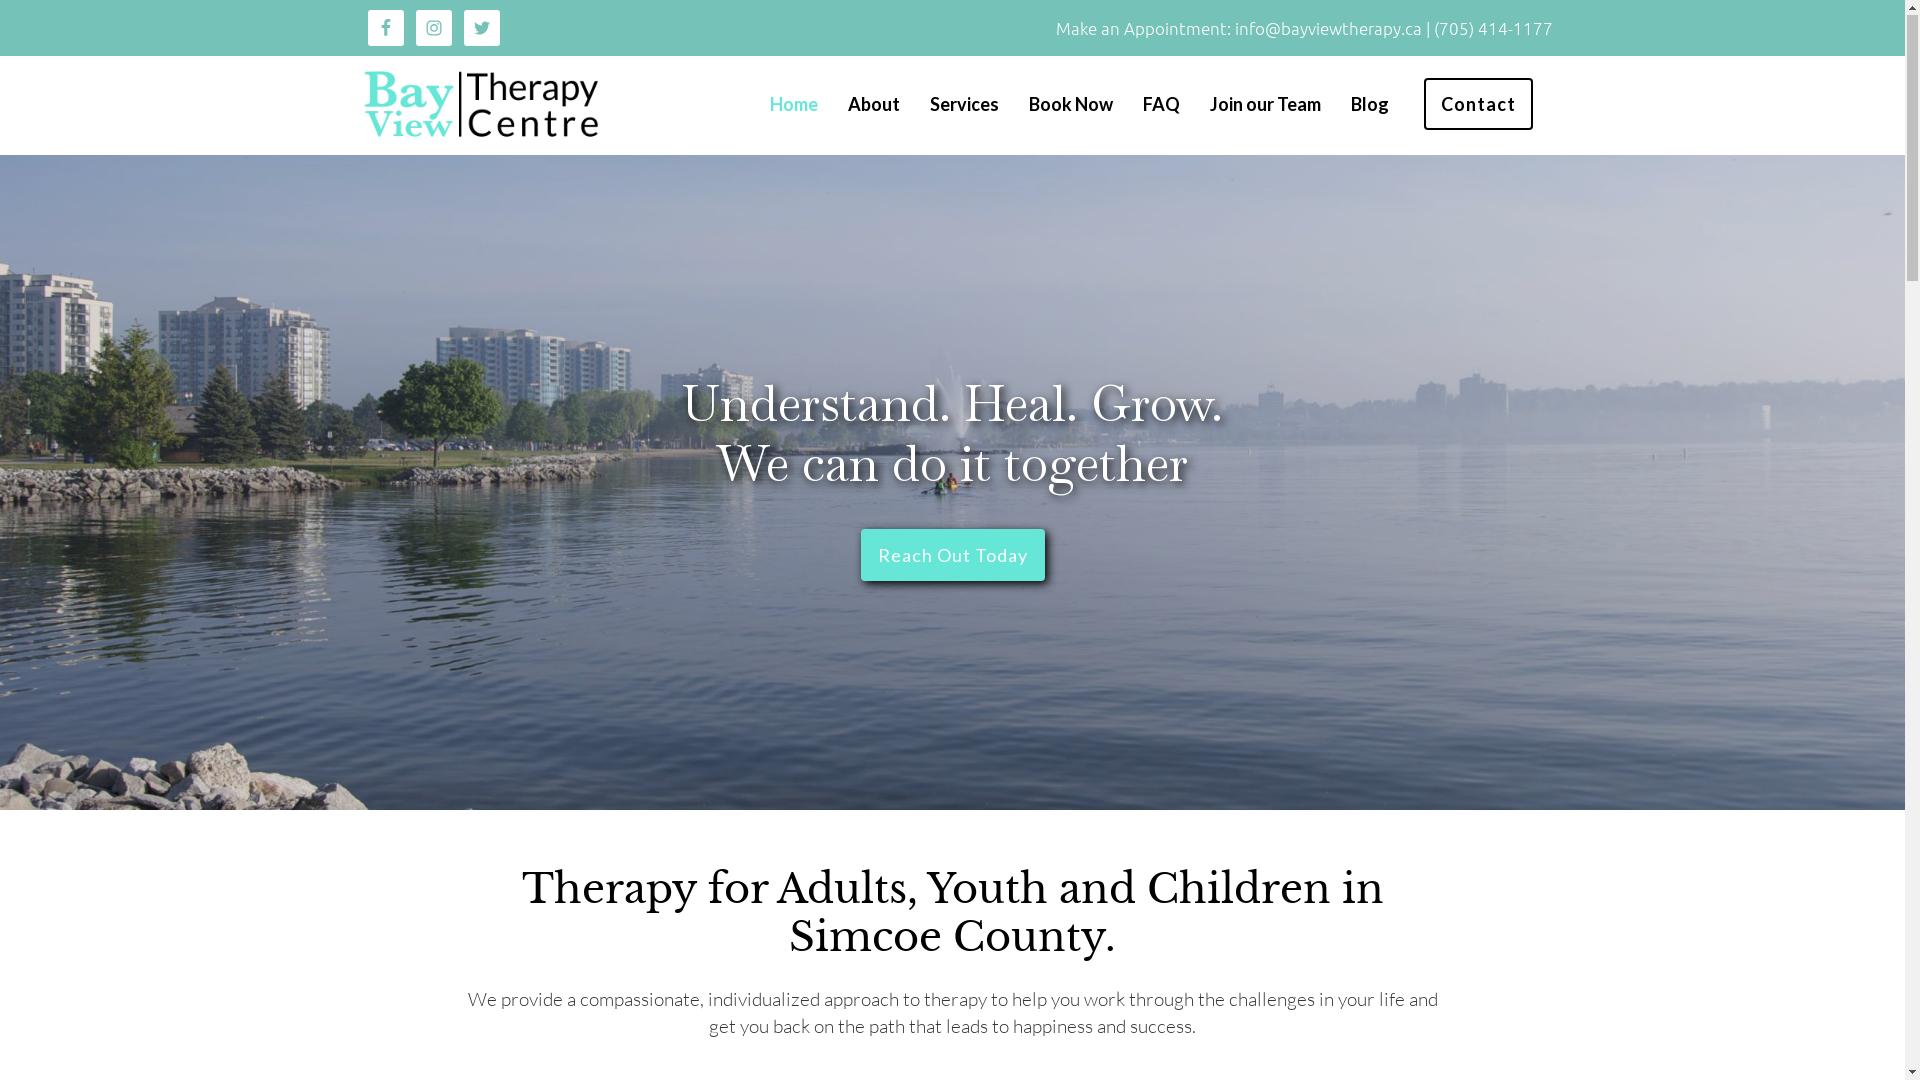 The image size is (1920, 1080). Describe the element at coordinates (768, 104) in the screenshot. I see `'Home'` at that location.